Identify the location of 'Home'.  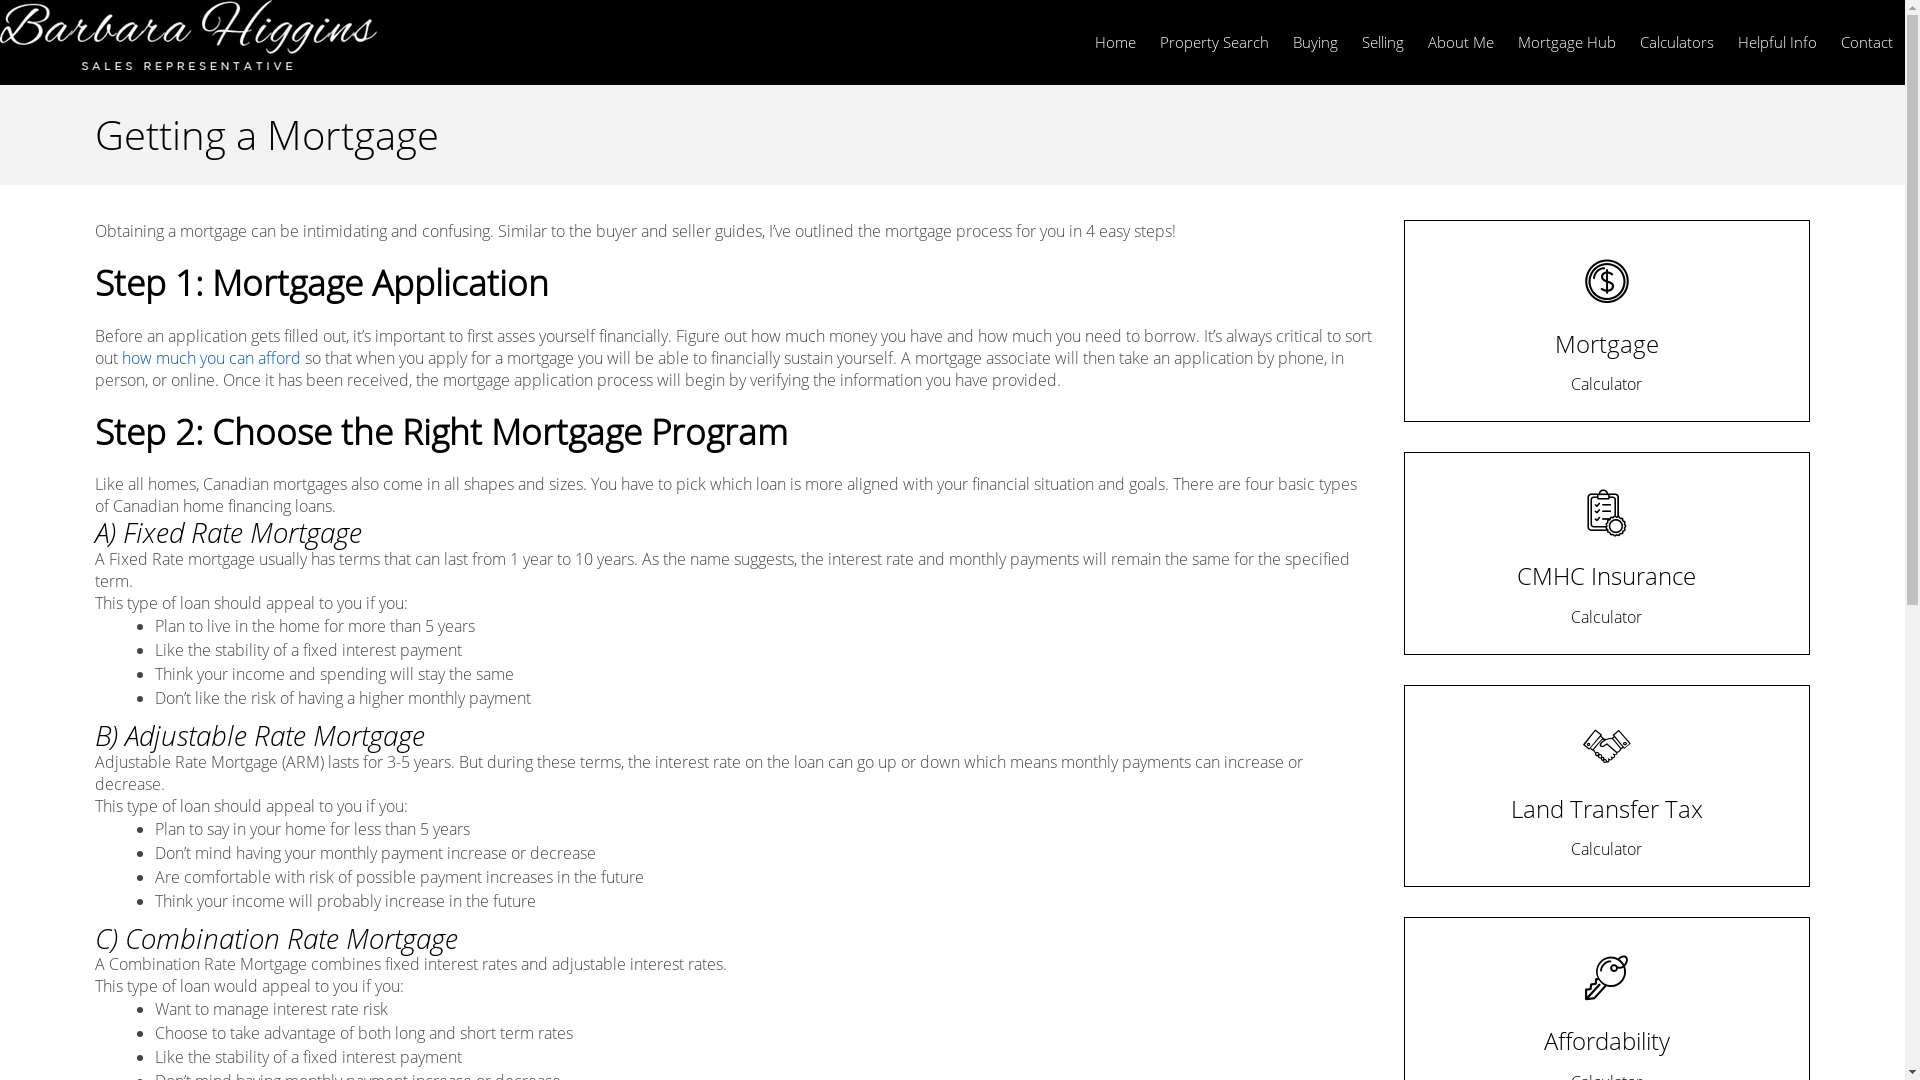
(1114, 42).